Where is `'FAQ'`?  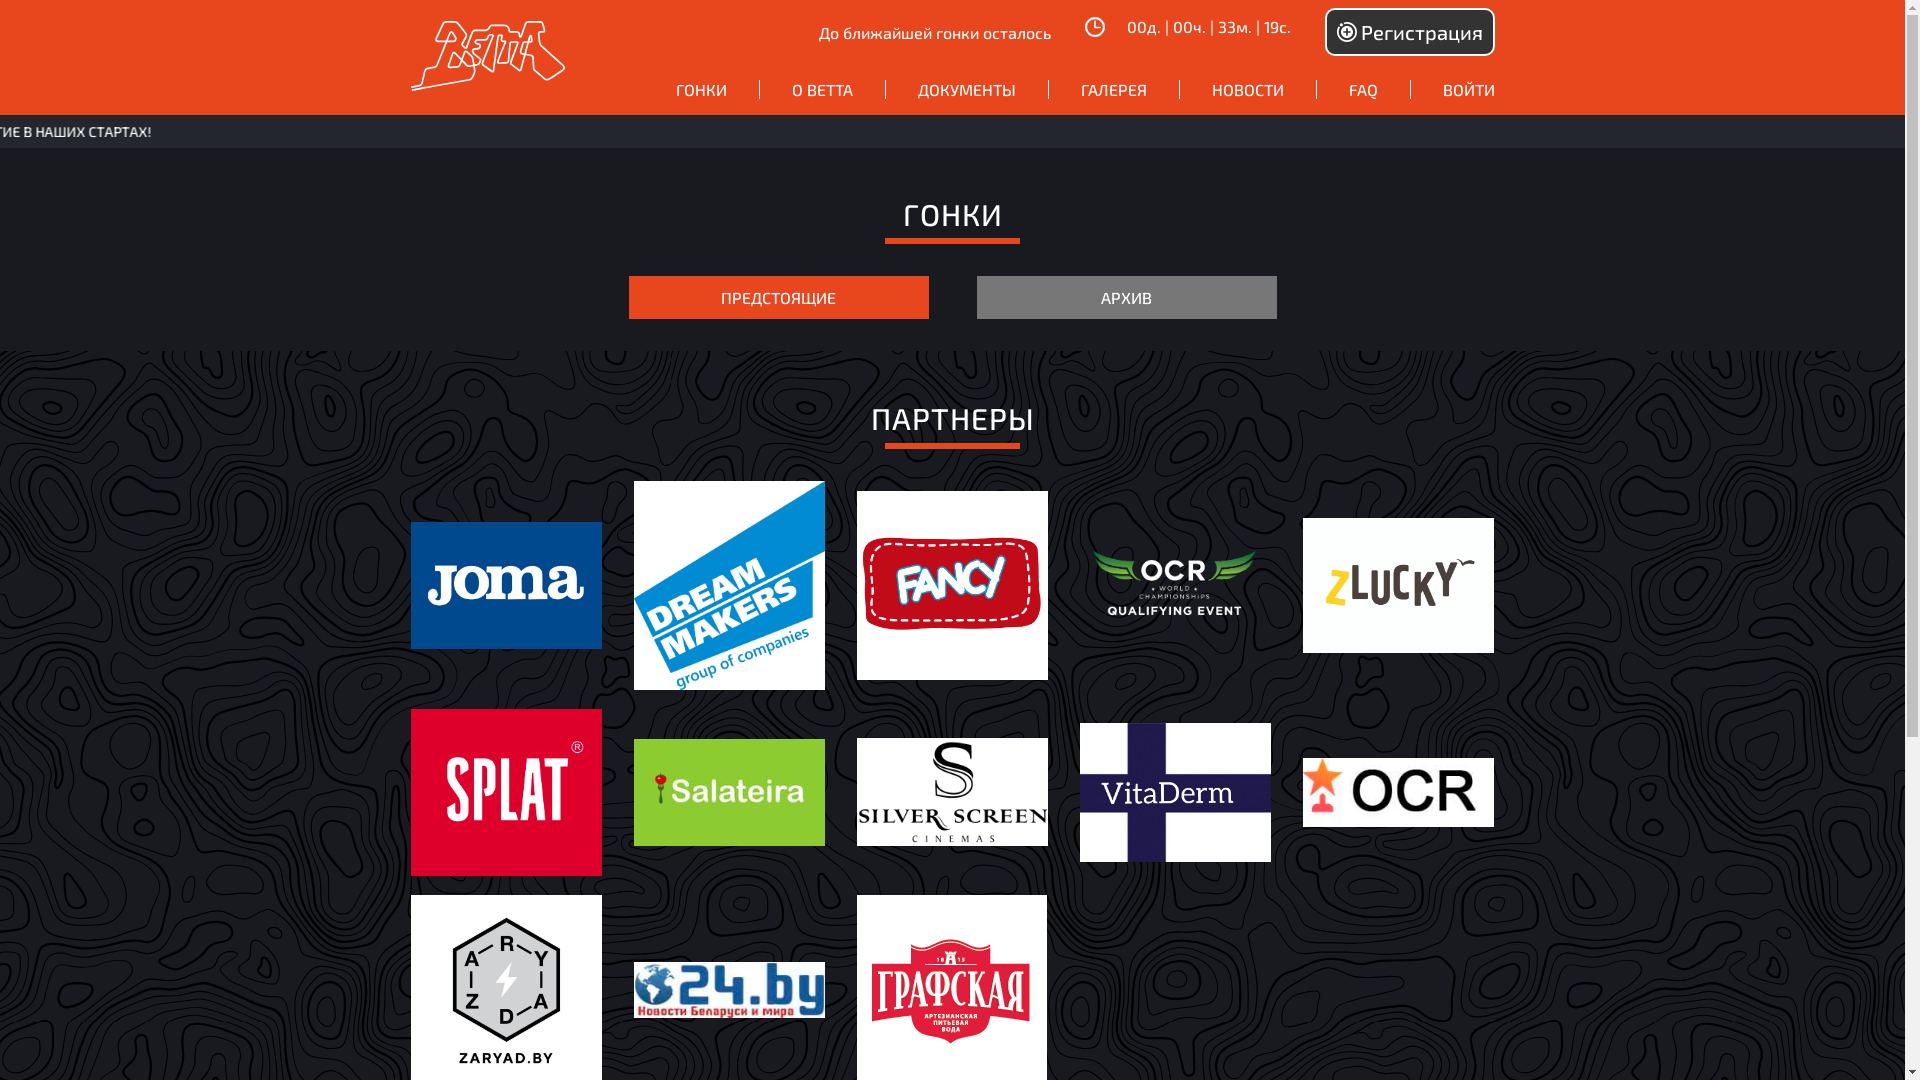
'FAQ' is located at coordinates (1361, 88).